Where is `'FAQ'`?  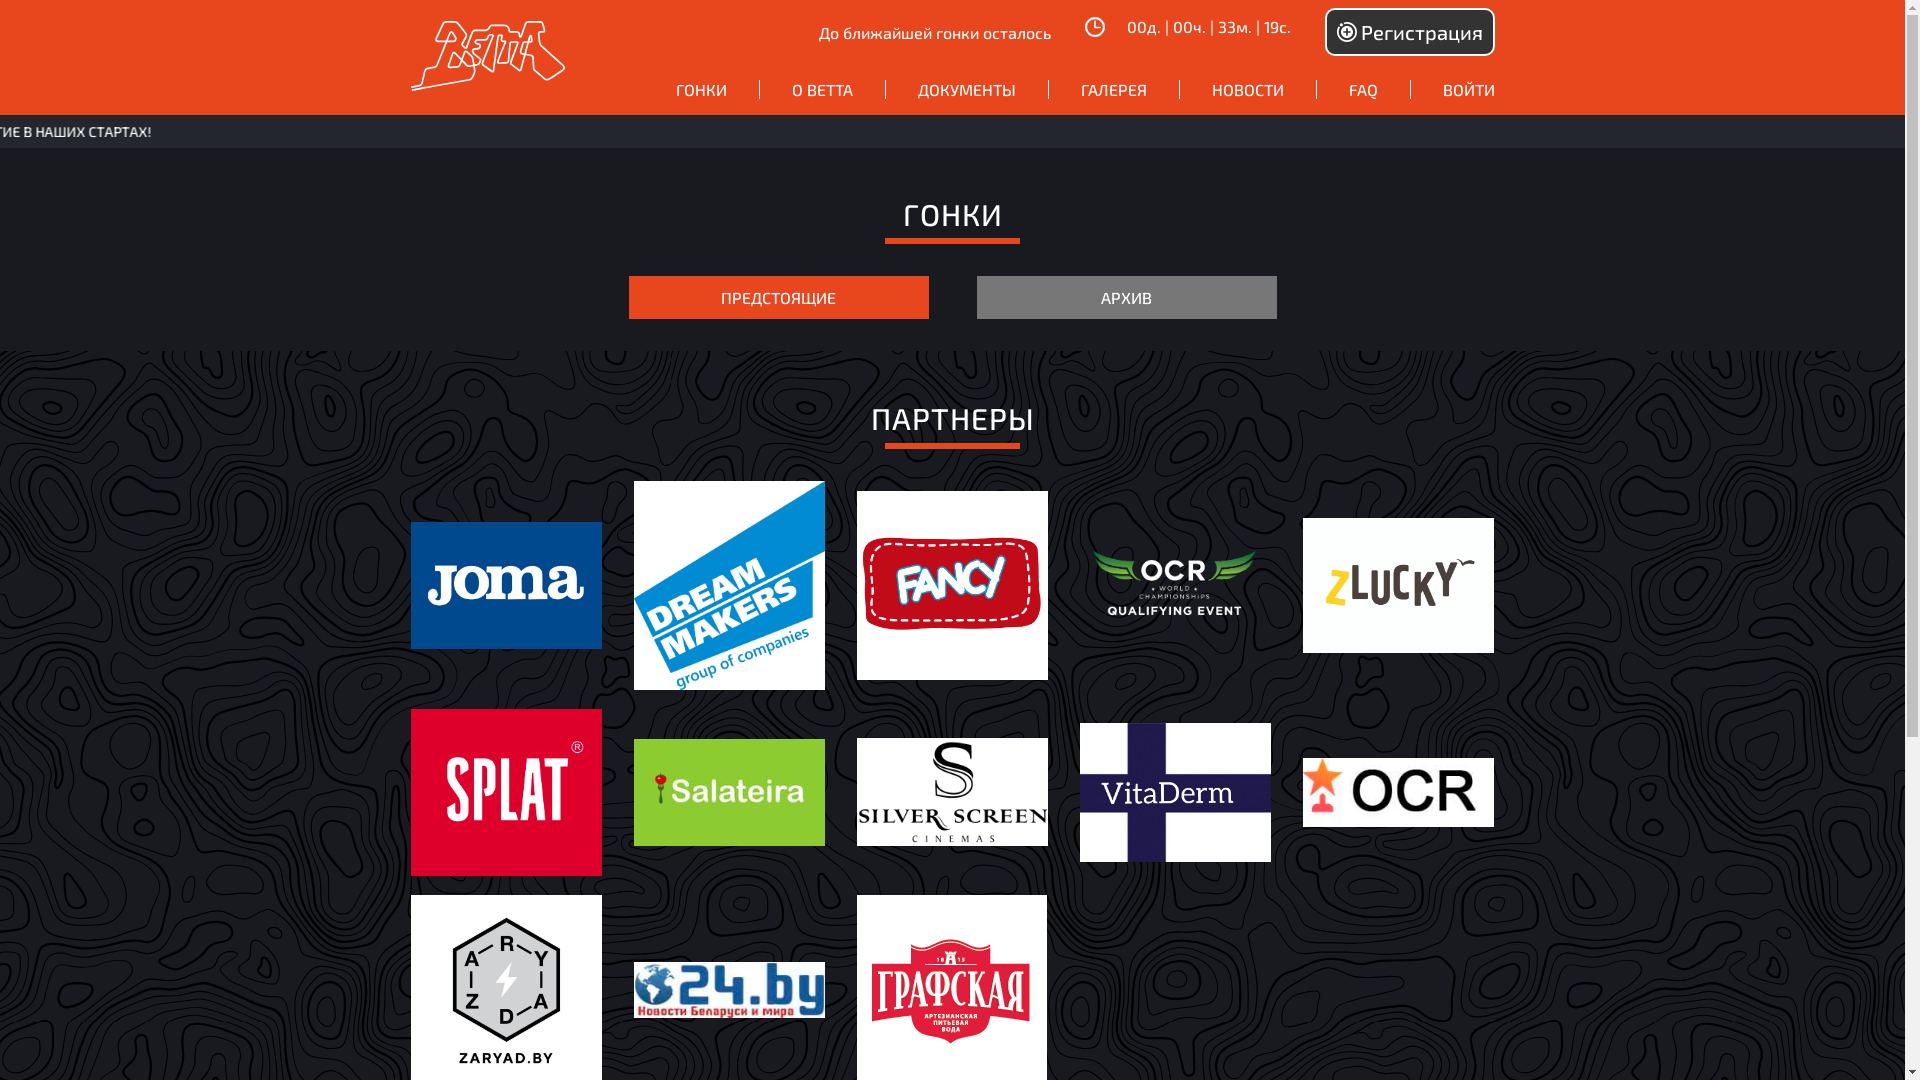
'FAQ' is located at coordinates (1361, 88).